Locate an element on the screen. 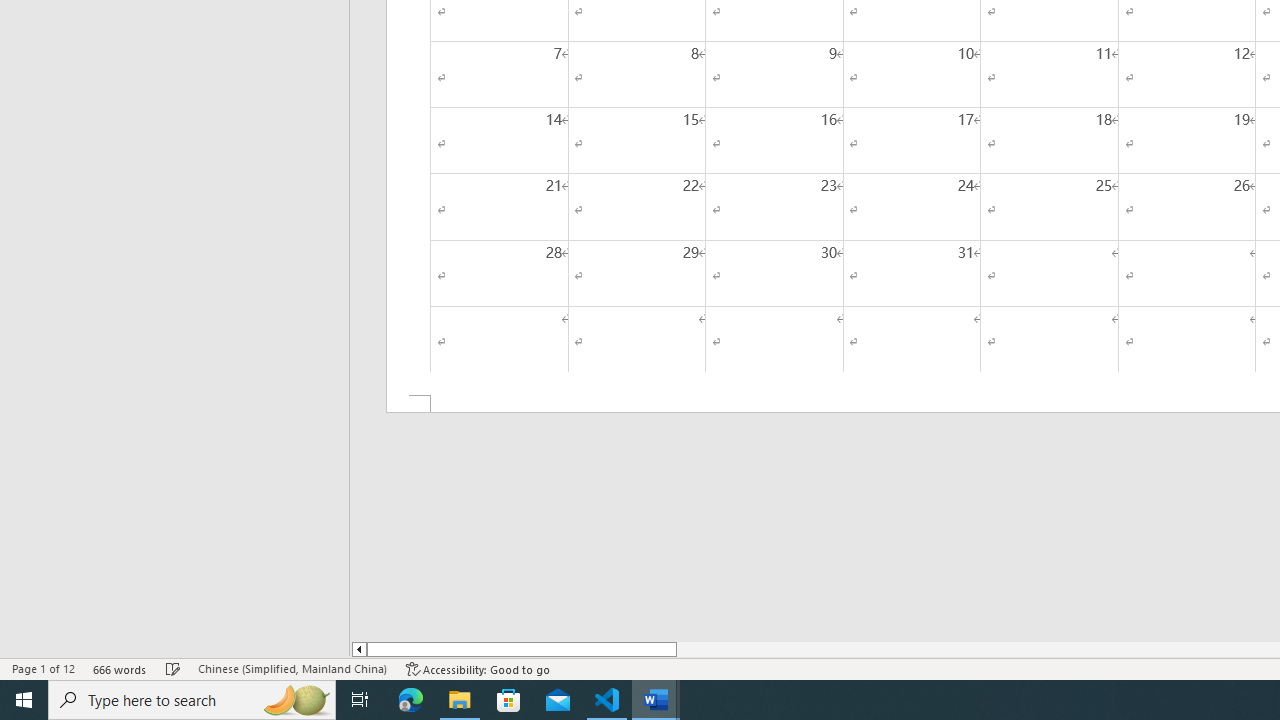 This screenshot has width=1280, height=720. 'Column left' is located at coordinates (358, 649).